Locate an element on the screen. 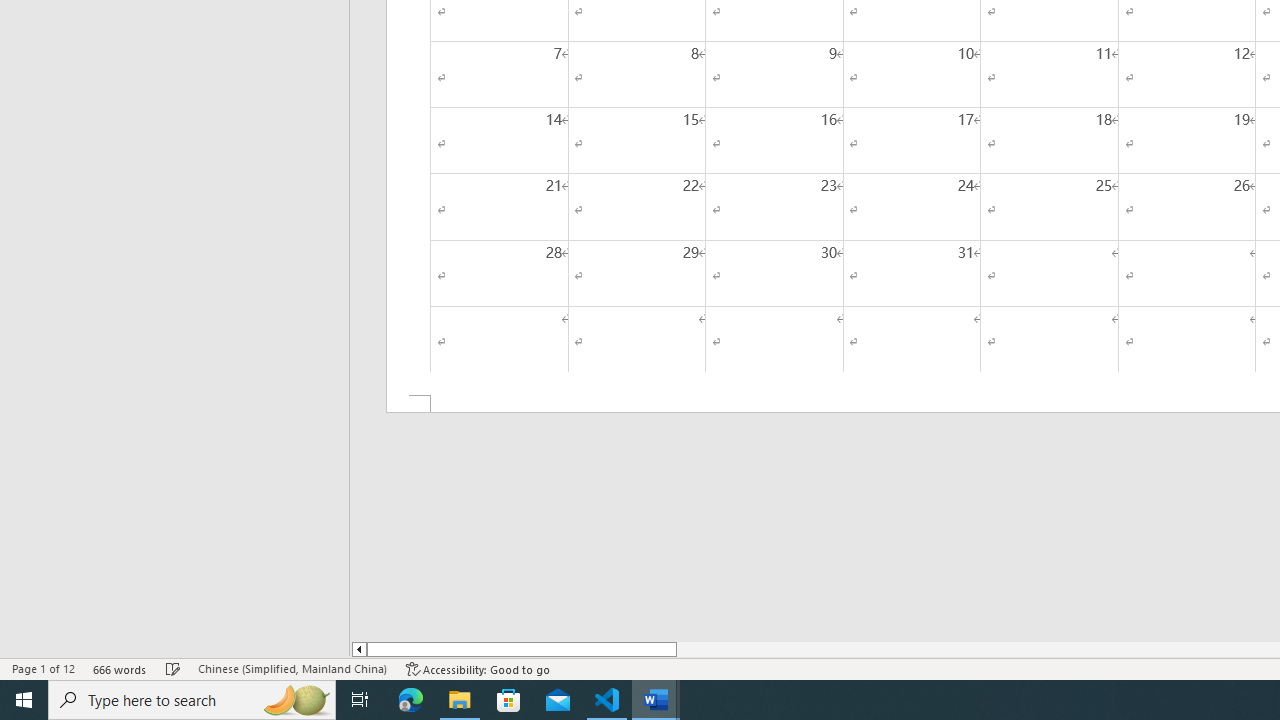 This screenshot has width=1280, height=720. 'Column left' is located at coordinates (358, 649).